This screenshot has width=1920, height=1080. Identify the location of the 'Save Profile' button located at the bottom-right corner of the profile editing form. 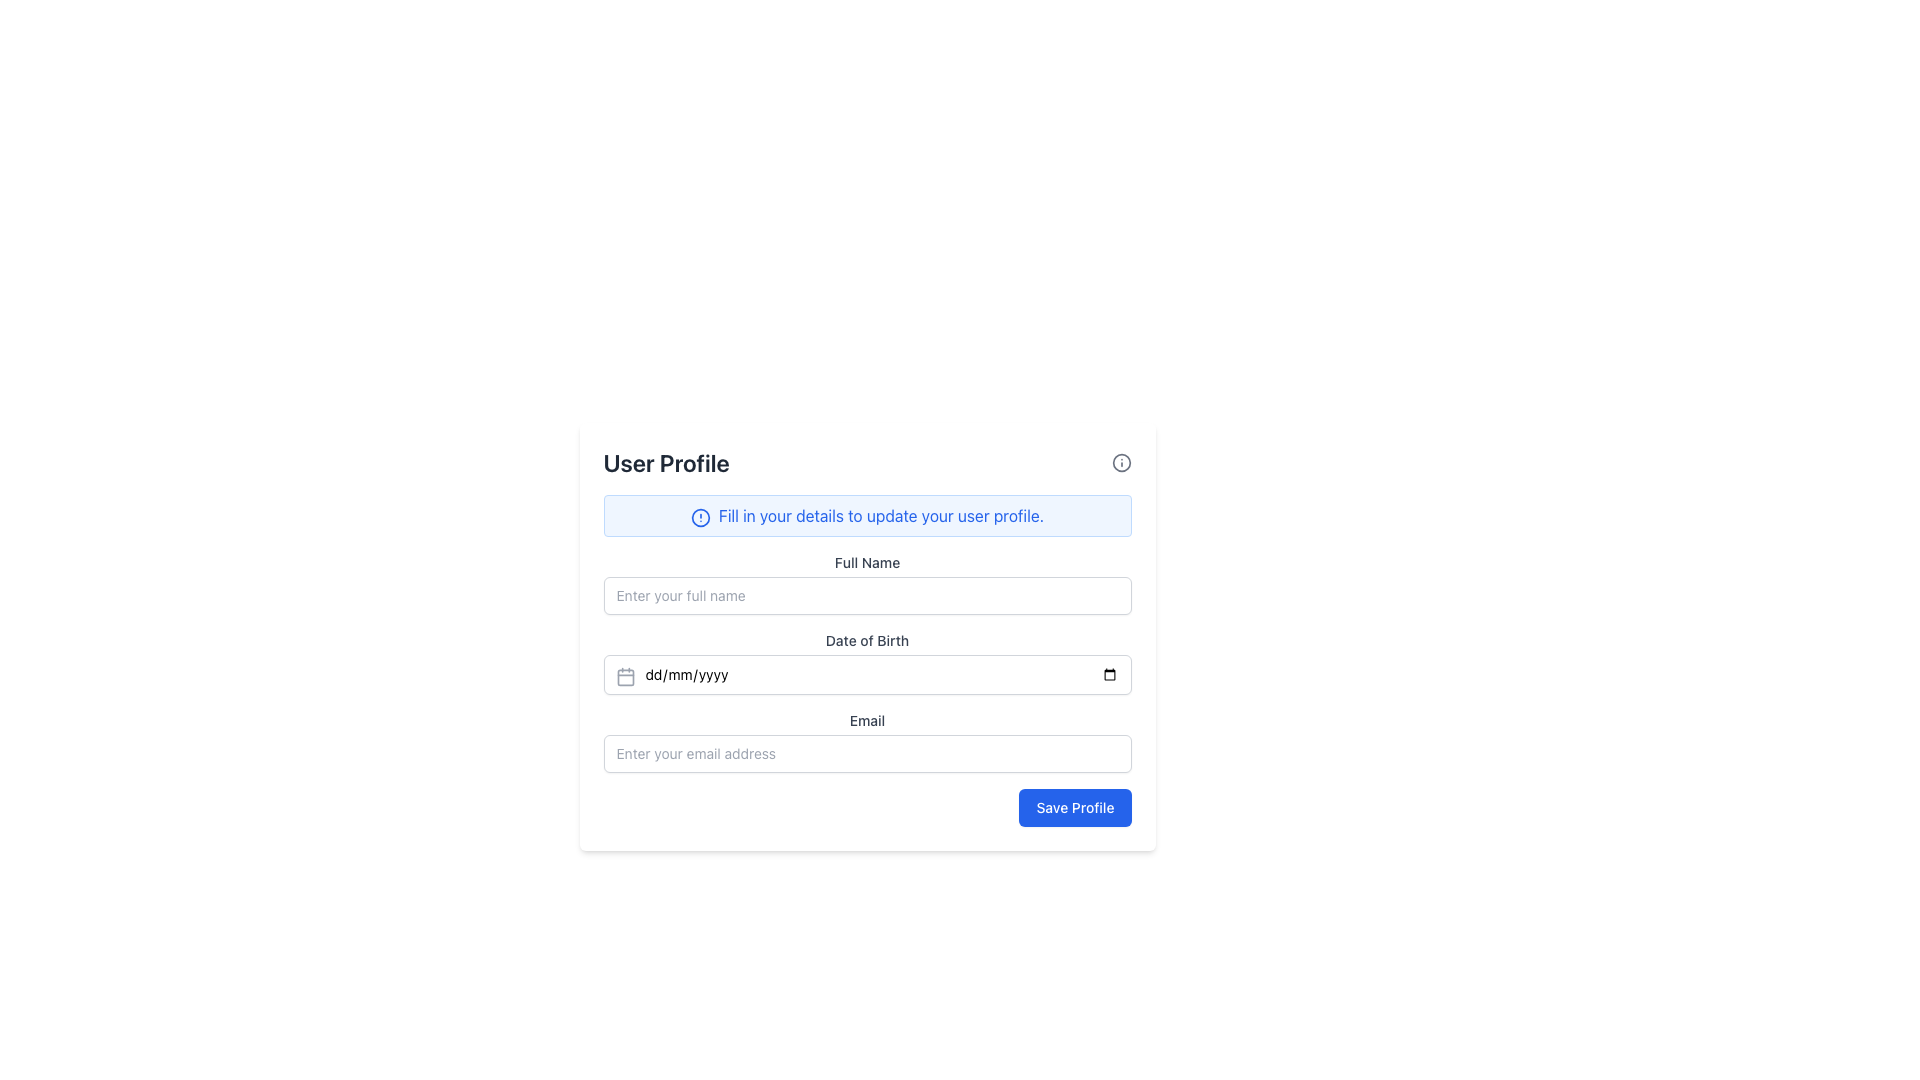
(1074, 806).